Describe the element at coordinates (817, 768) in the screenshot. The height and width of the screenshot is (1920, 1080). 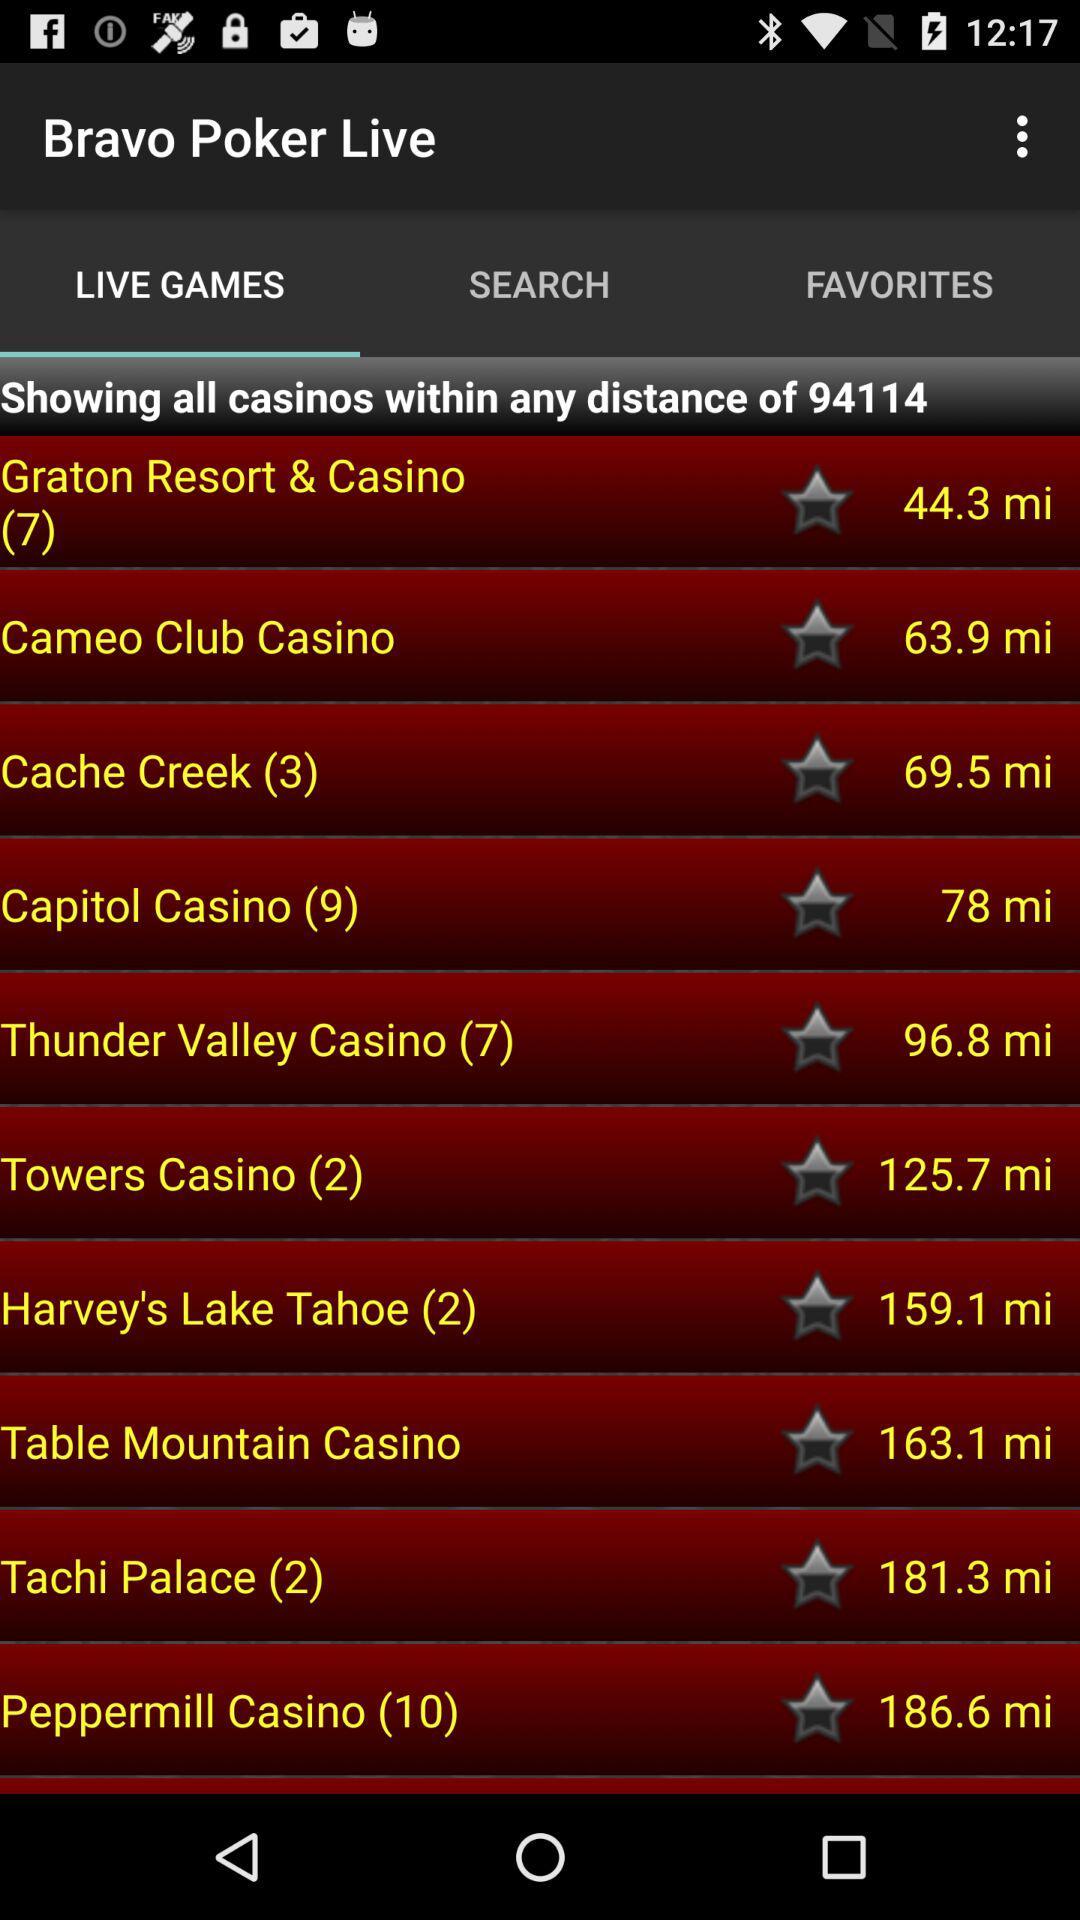
I see `favorite` at that location.